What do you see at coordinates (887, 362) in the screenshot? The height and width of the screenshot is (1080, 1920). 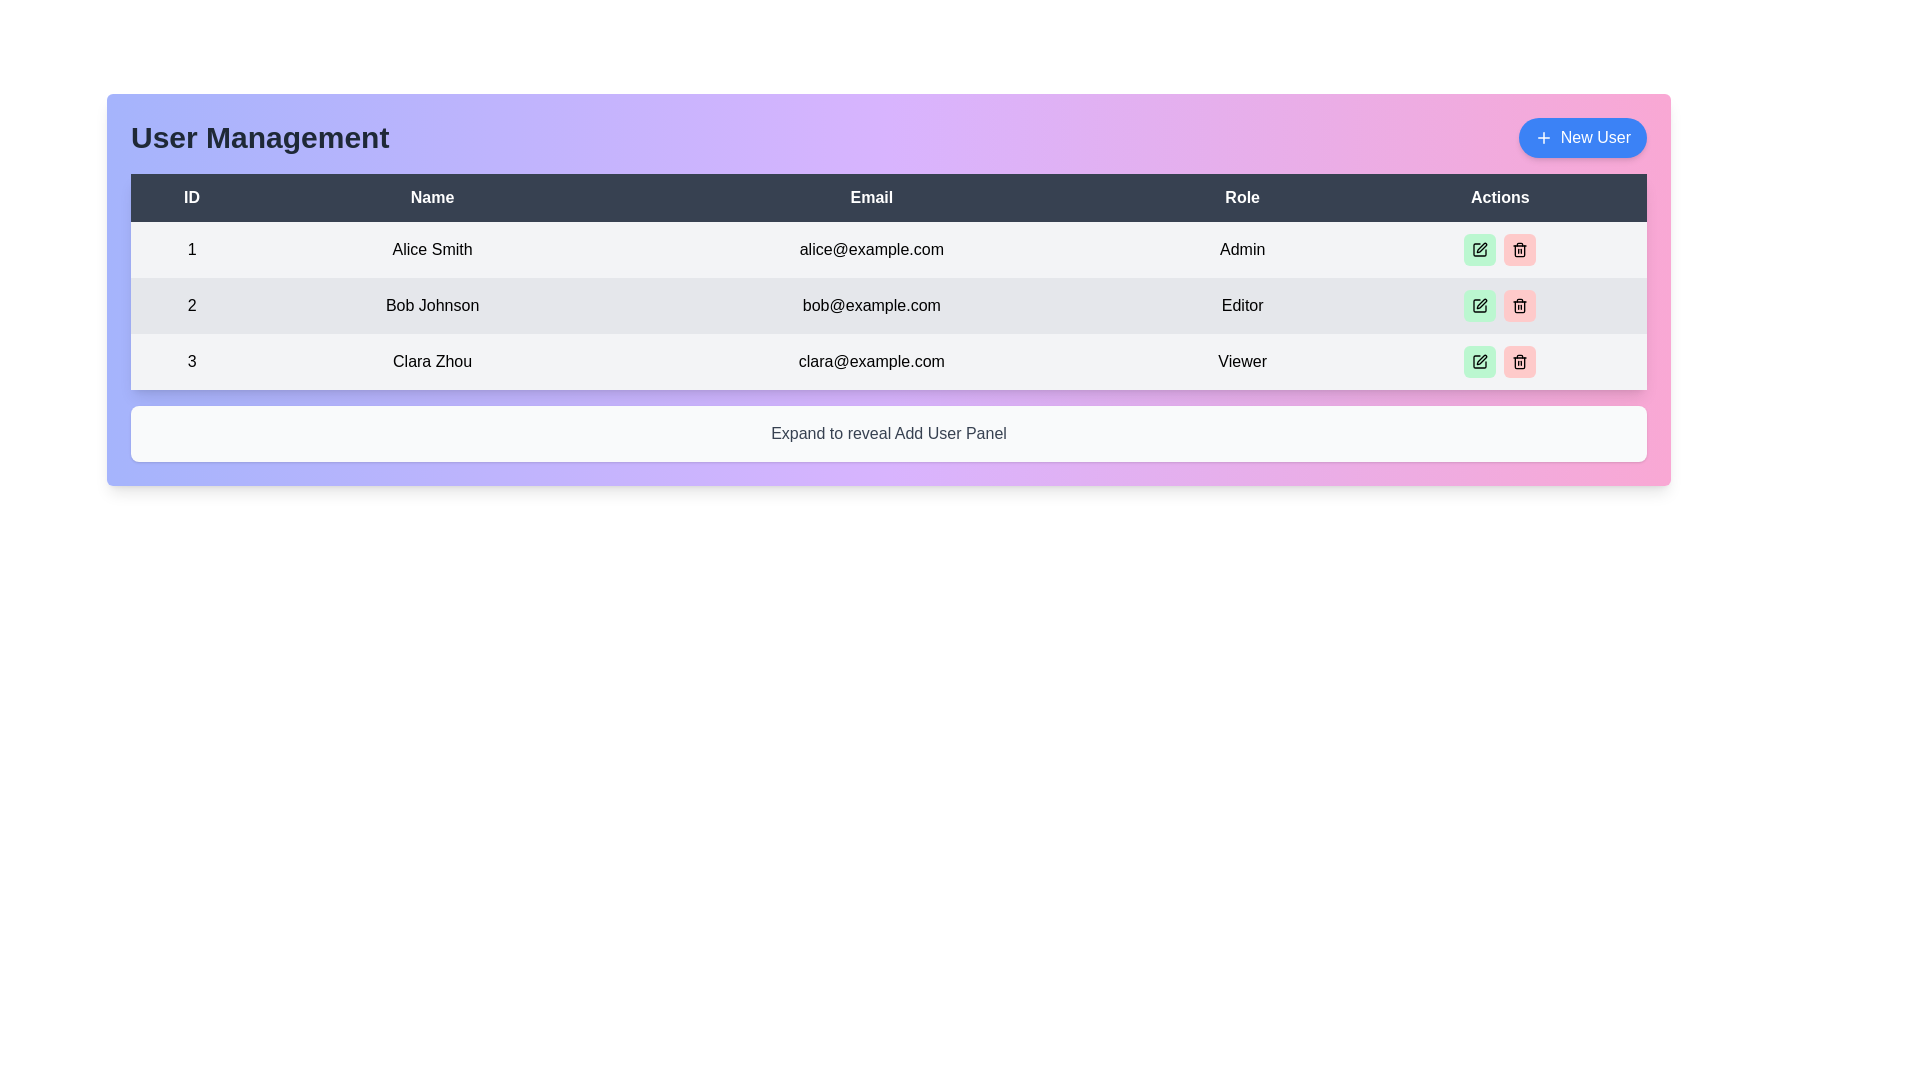 I see `the table row displaying user details for ID number 3, which includes the name 'Clara Zhou', email 'clara@example.com', and role 'Viewer'` at bounding box center [887, 362].